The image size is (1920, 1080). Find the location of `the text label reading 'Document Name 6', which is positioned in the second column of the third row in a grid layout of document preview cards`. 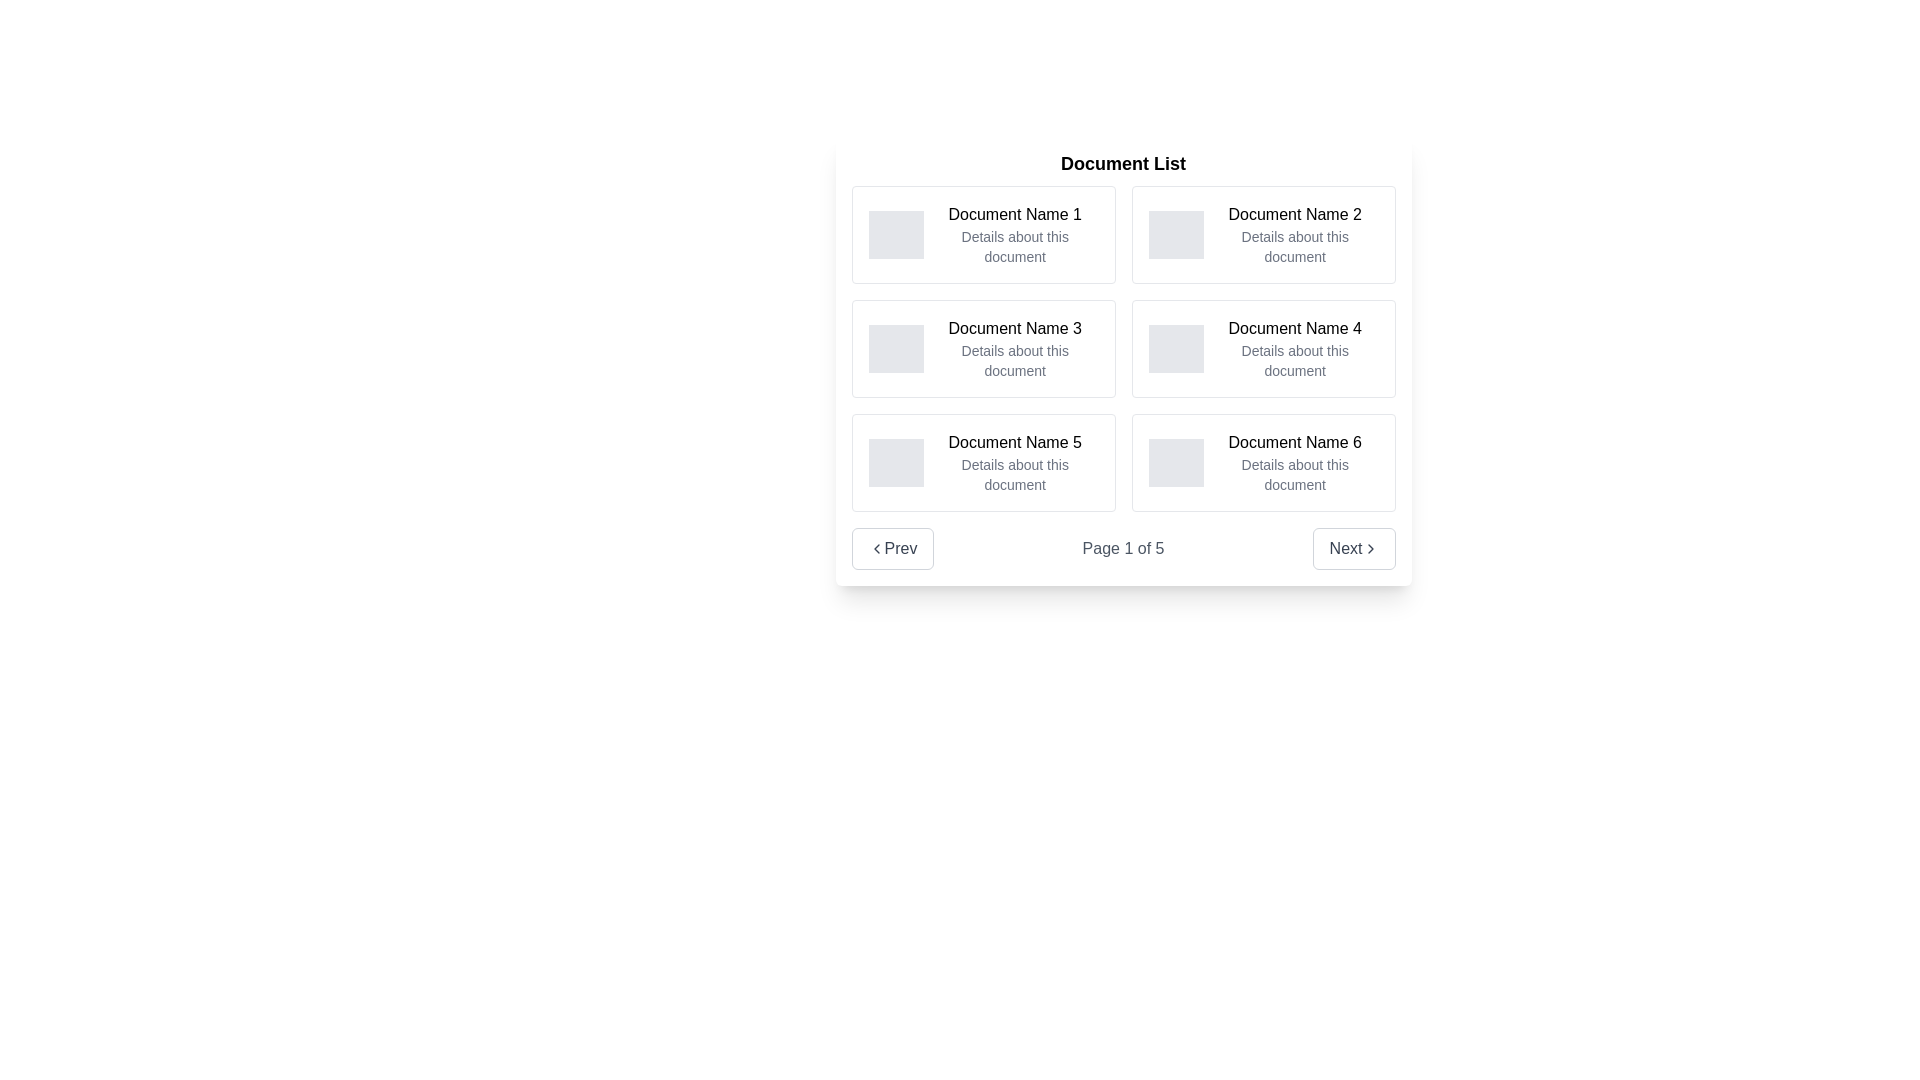

the text label reading 'Document Name 6', which is positioned in the second column of the third row in a grid layout of document preview cards is located at coordinates (1295, 442).